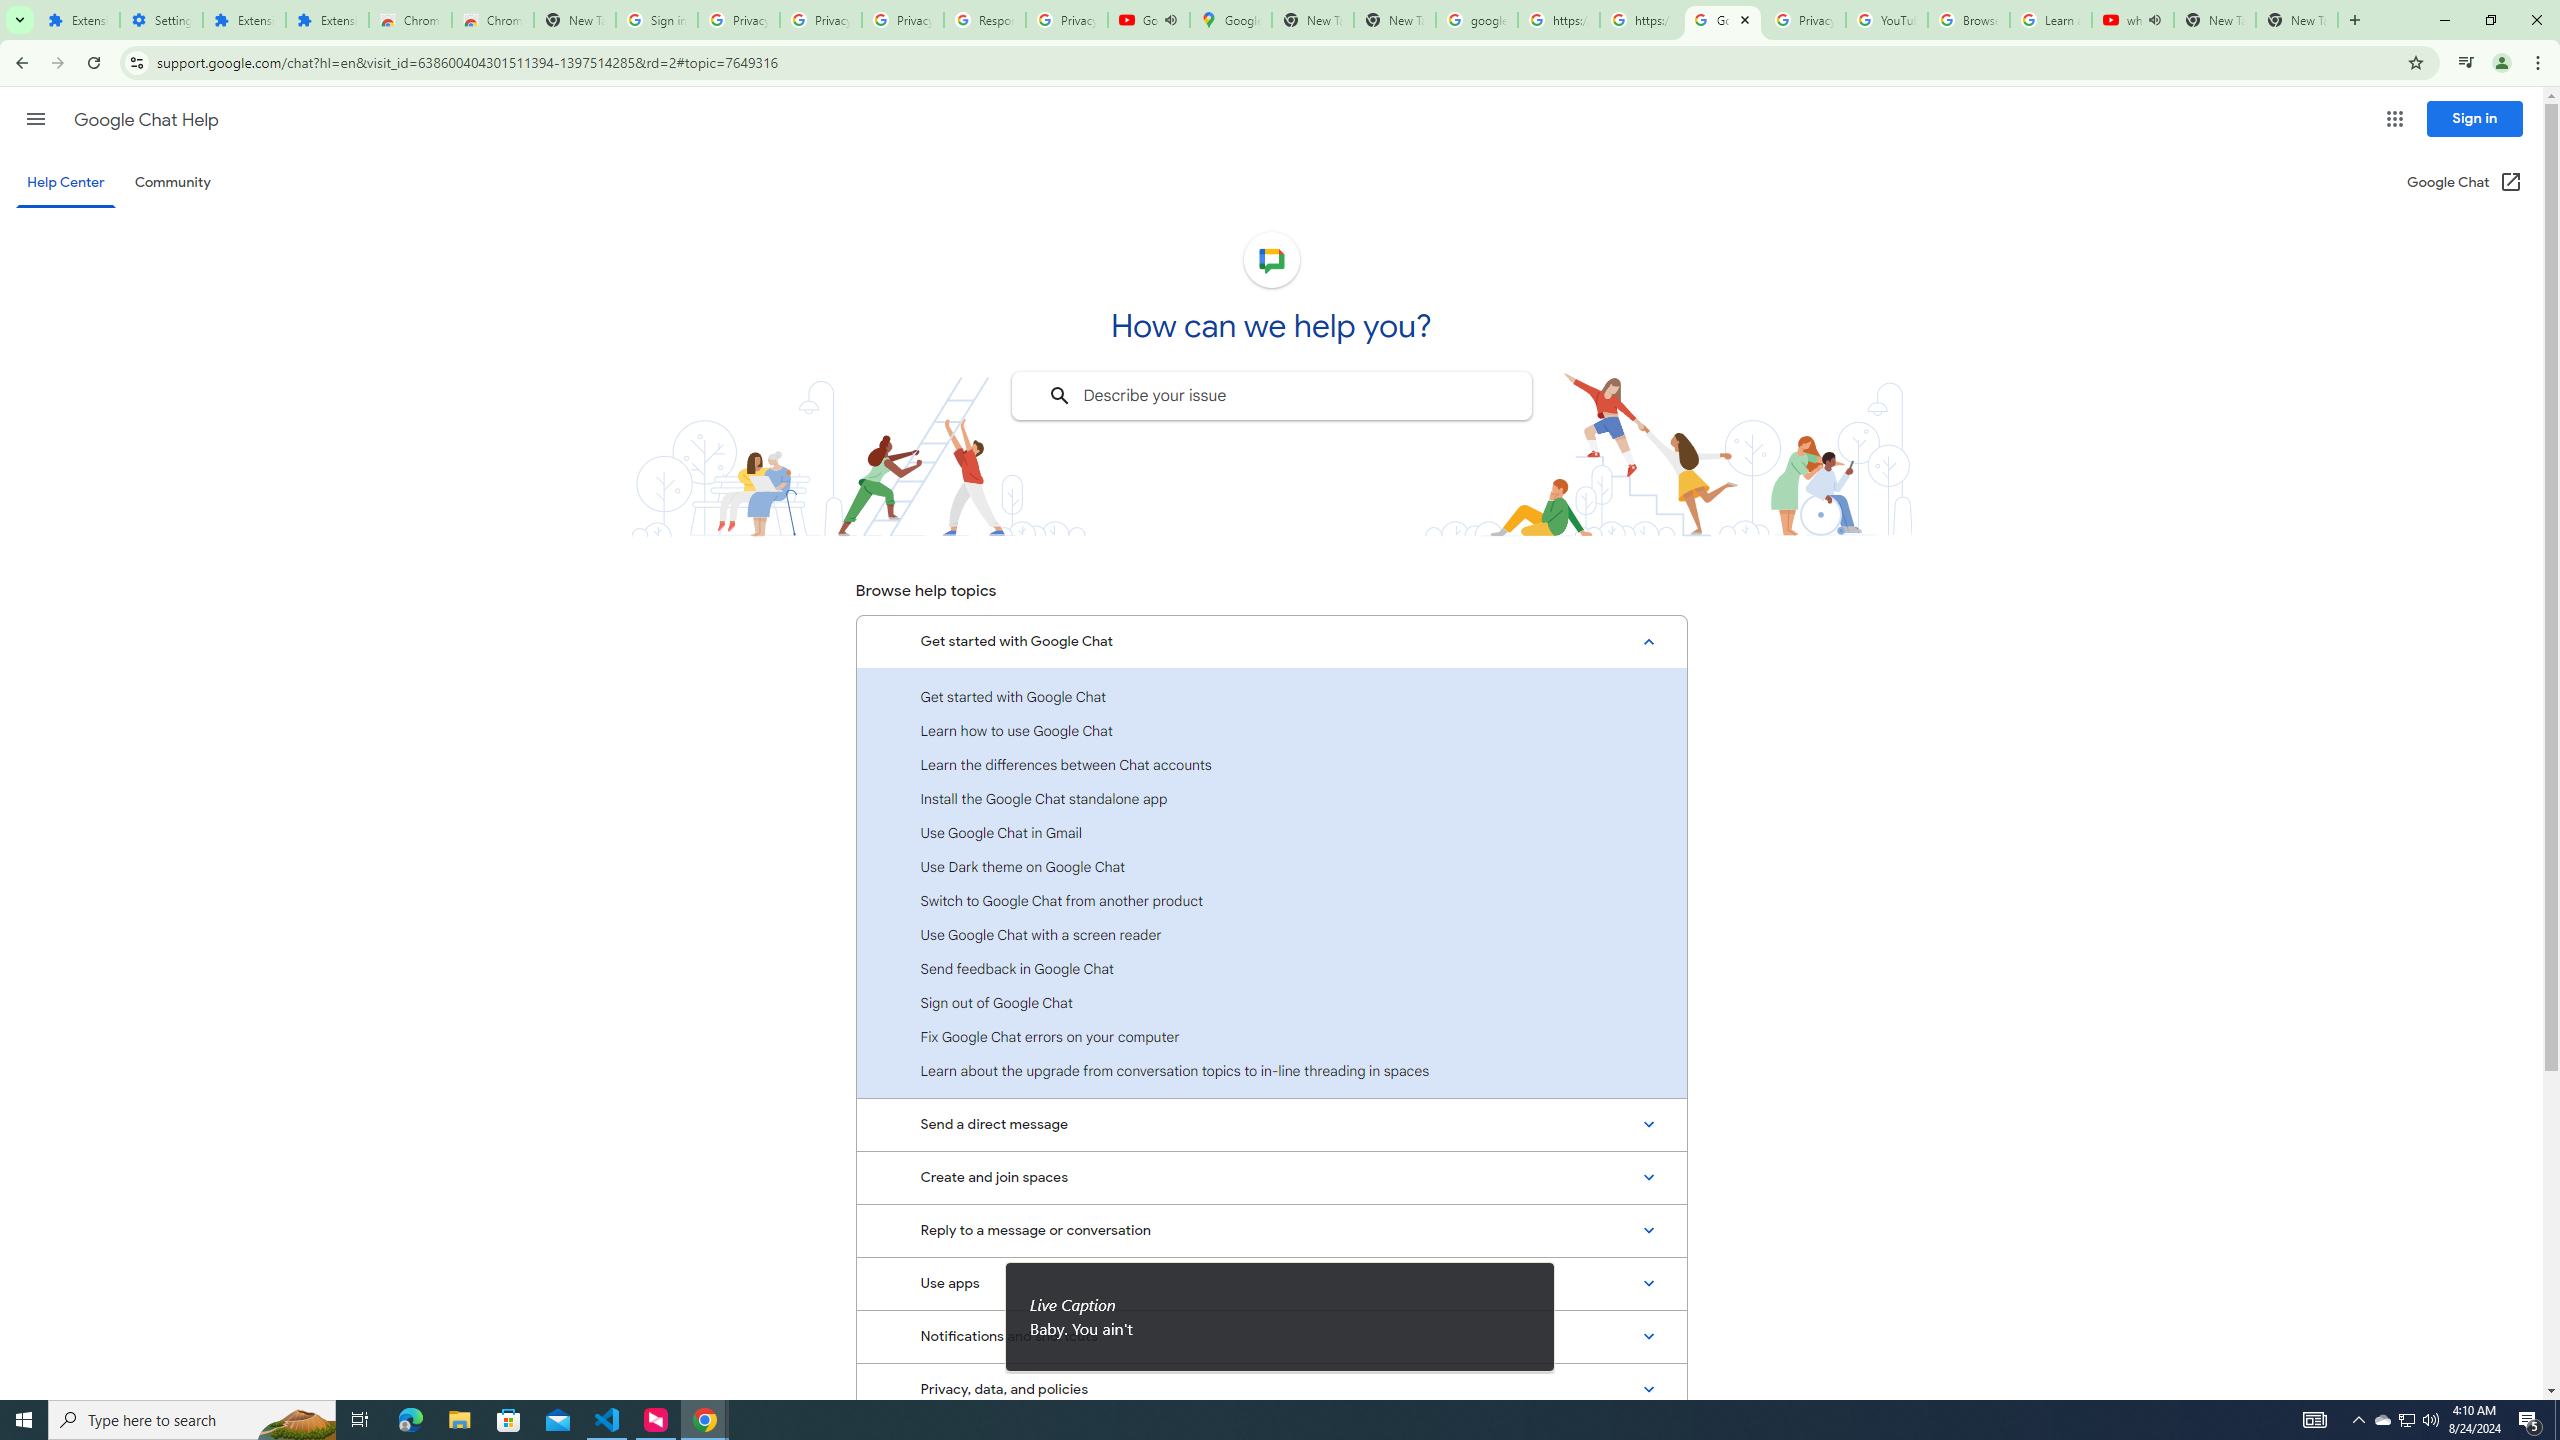  Describe the element at coordinates (326, 19) in the screenshot. I see `'Extensions'` at that location.